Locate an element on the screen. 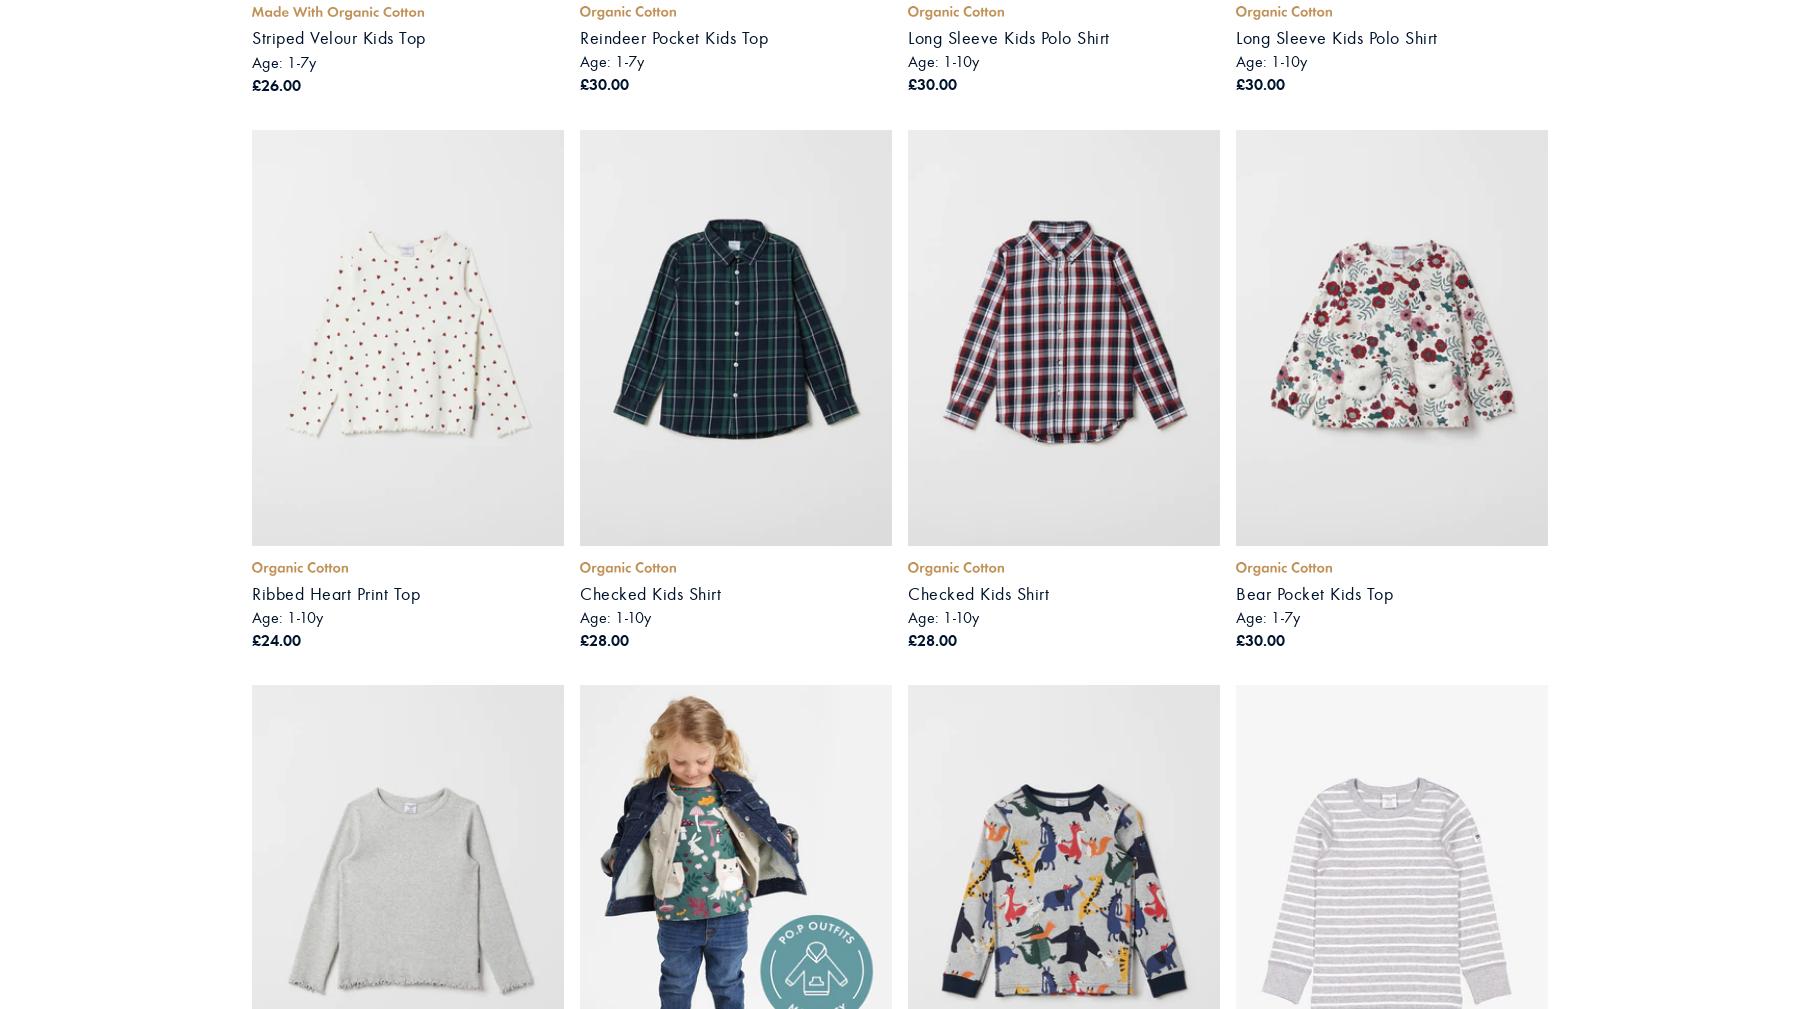  'Striped Velour Kids Top' is located at coordinates (338, 37).